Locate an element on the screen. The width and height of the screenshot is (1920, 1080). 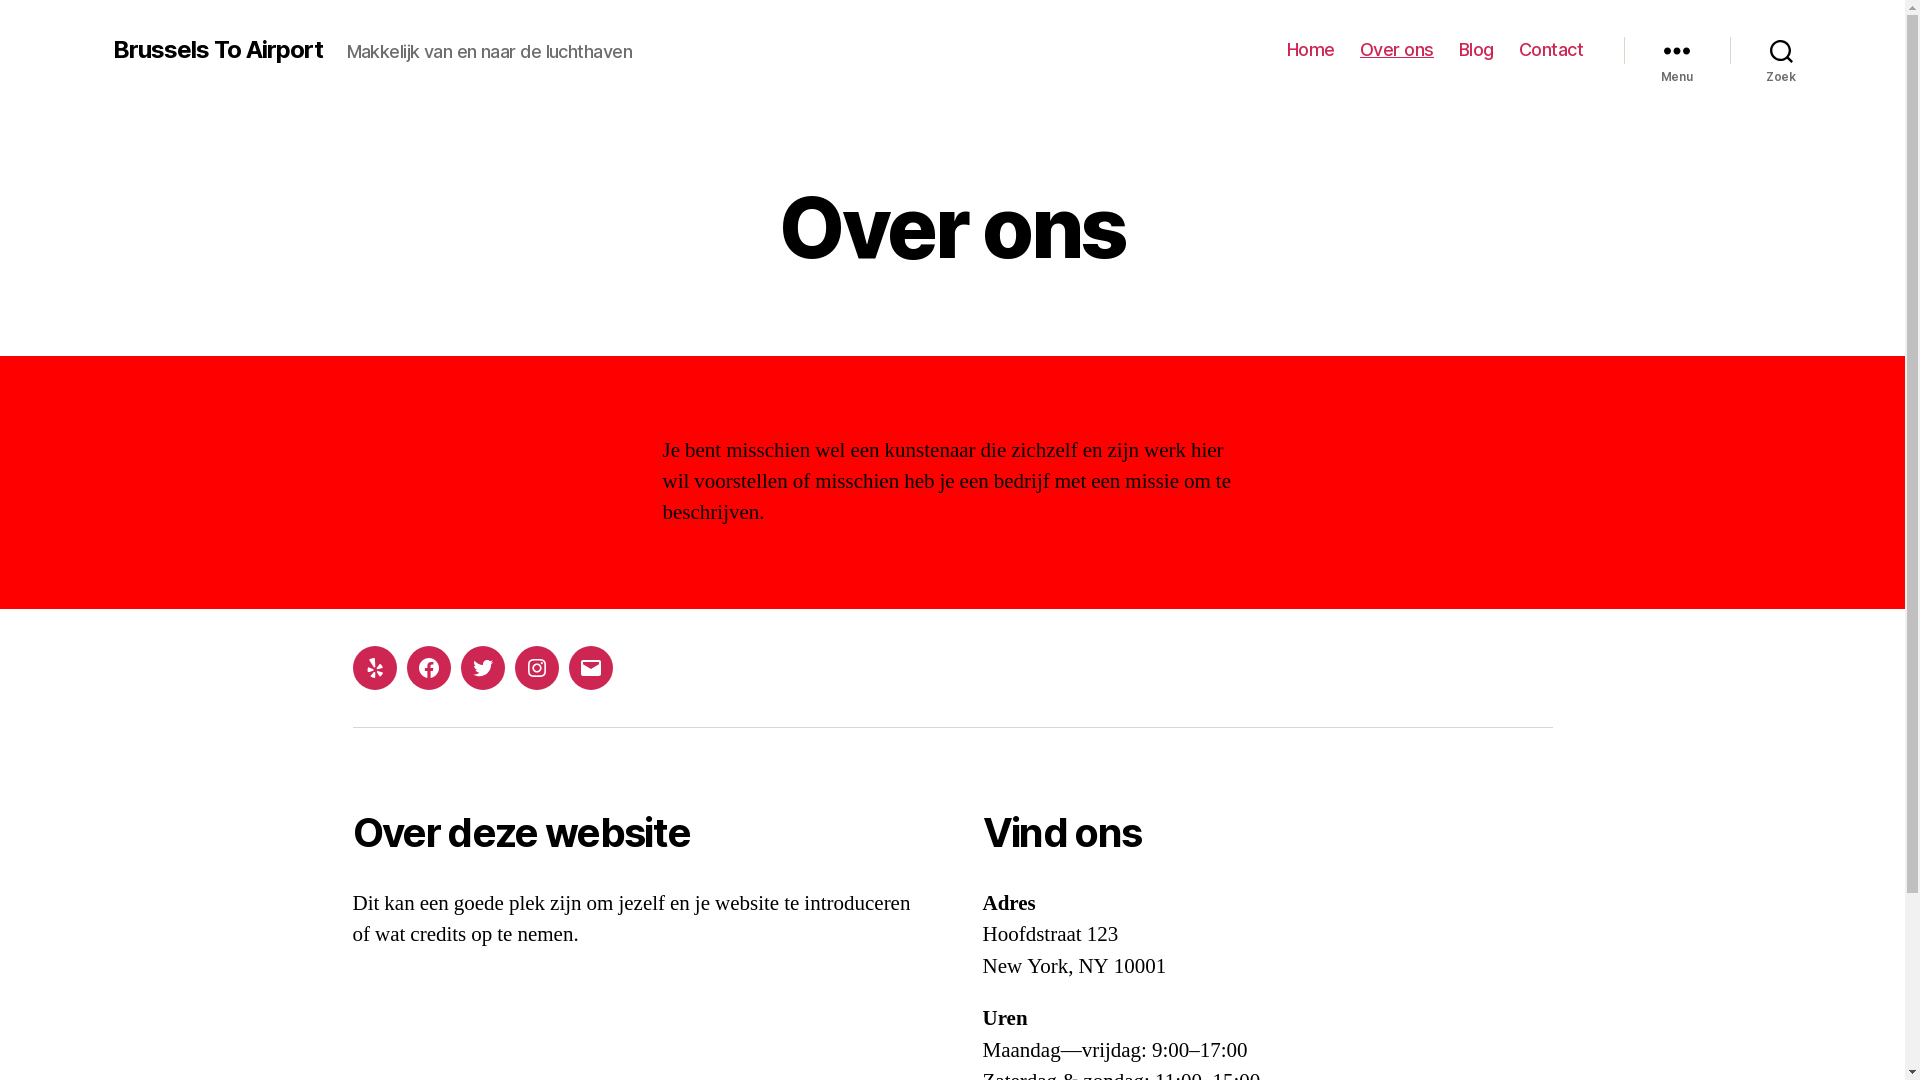
'Twitter' is located at coordinates (481, 667).